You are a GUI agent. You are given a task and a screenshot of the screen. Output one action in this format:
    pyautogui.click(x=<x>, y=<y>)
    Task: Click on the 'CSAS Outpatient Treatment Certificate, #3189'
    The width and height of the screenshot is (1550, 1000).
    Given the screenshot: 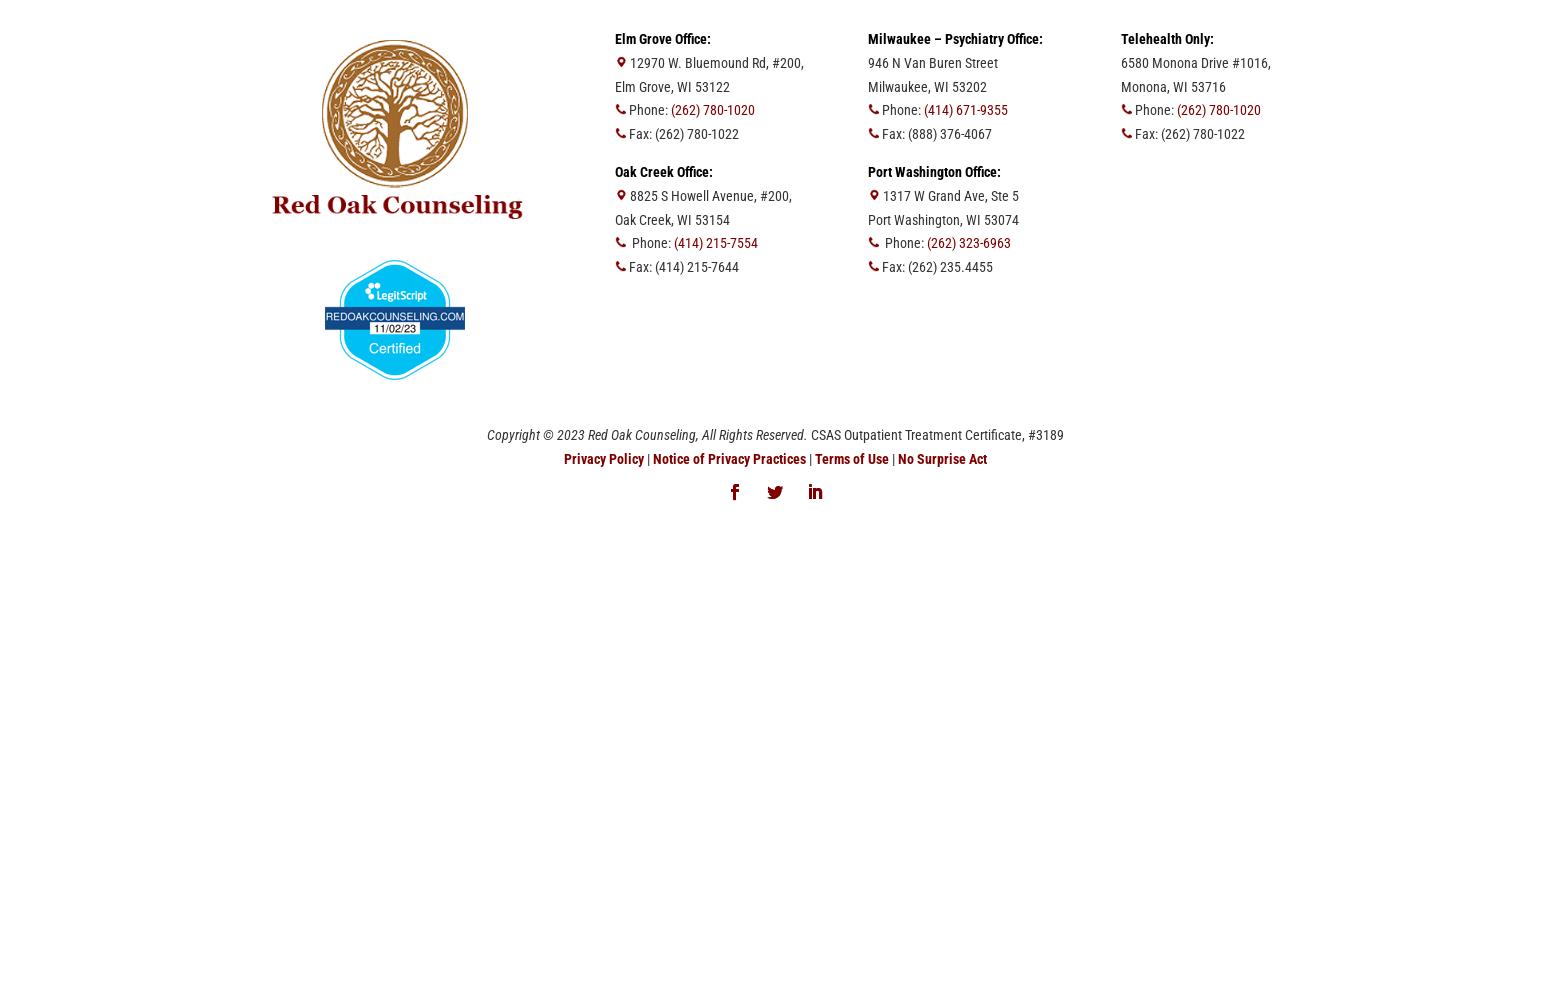 What is the action you would take?
    pyautogui.click(x=935, y=434)
    